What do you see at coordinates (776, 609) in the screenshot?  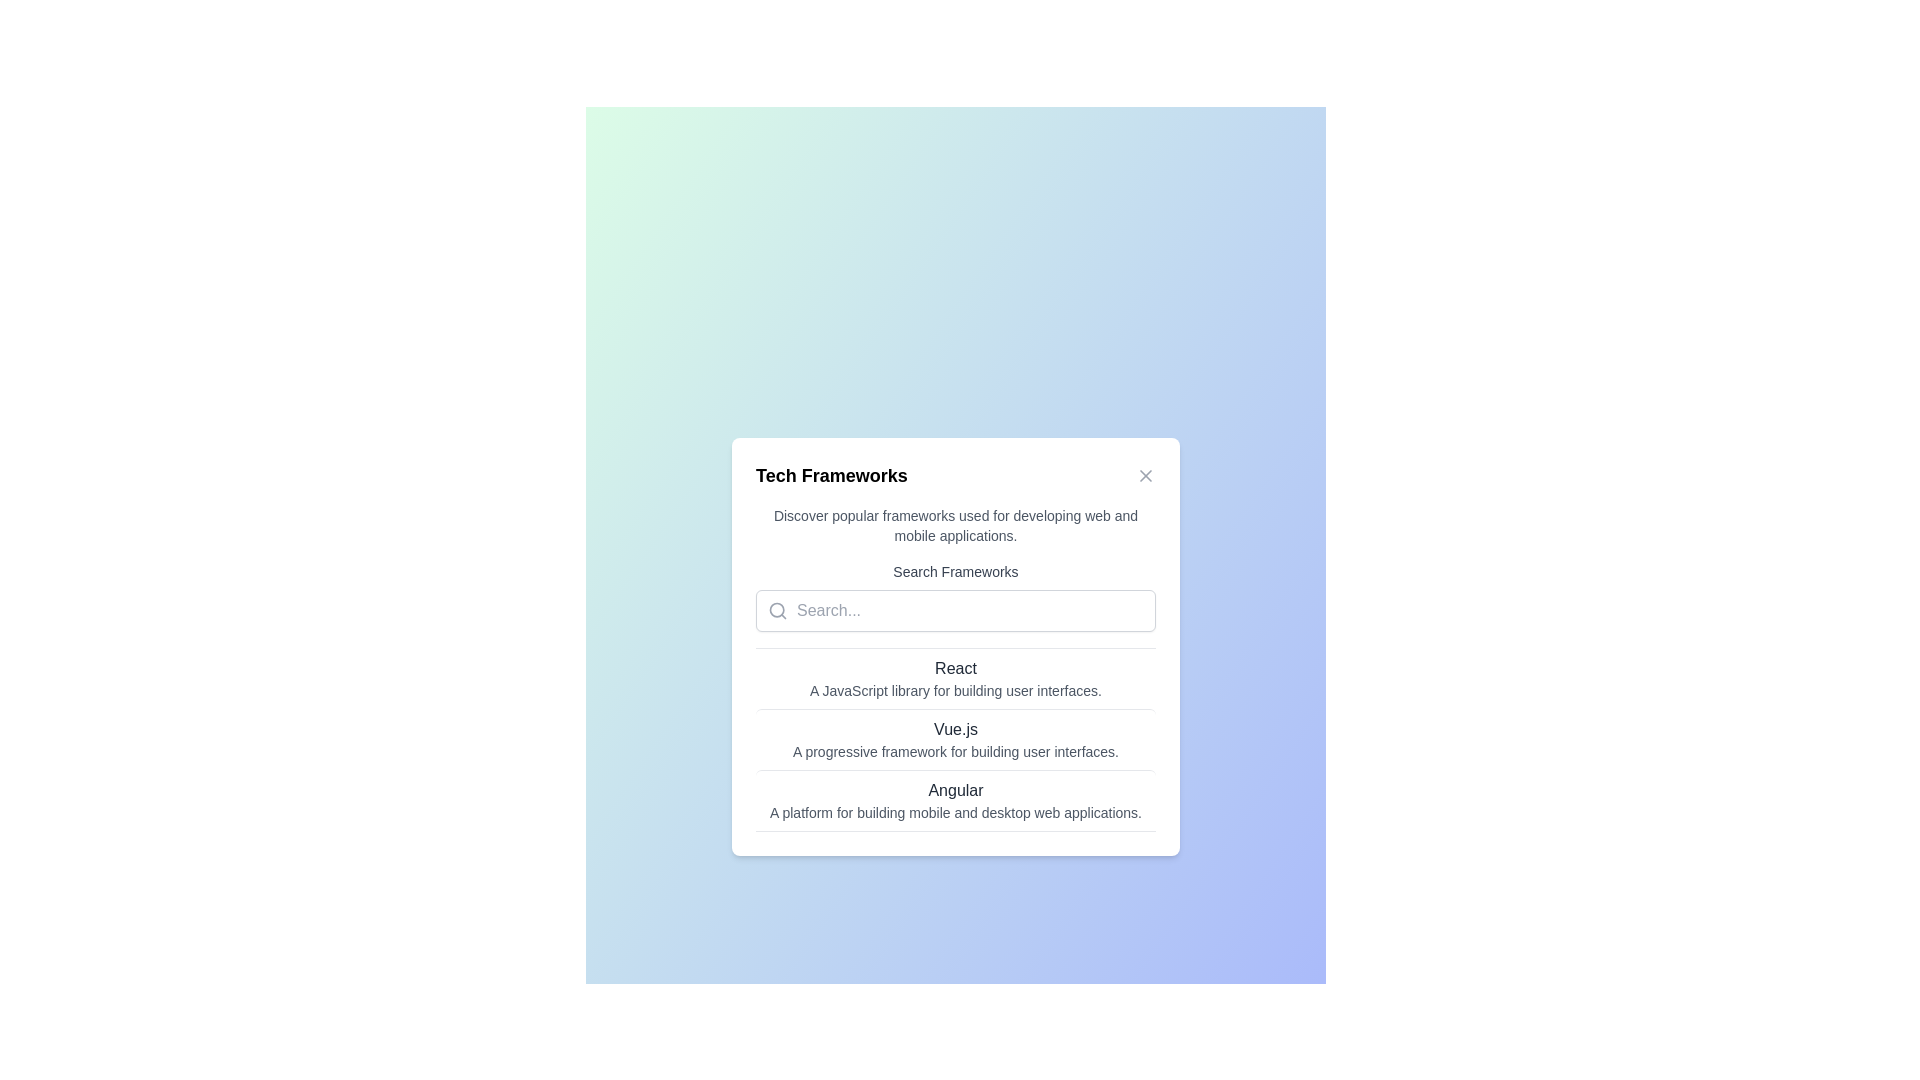 I see `the search icon located inside the search input field, which visually represents the search capability of the input box` at bounding box center [776, 609].